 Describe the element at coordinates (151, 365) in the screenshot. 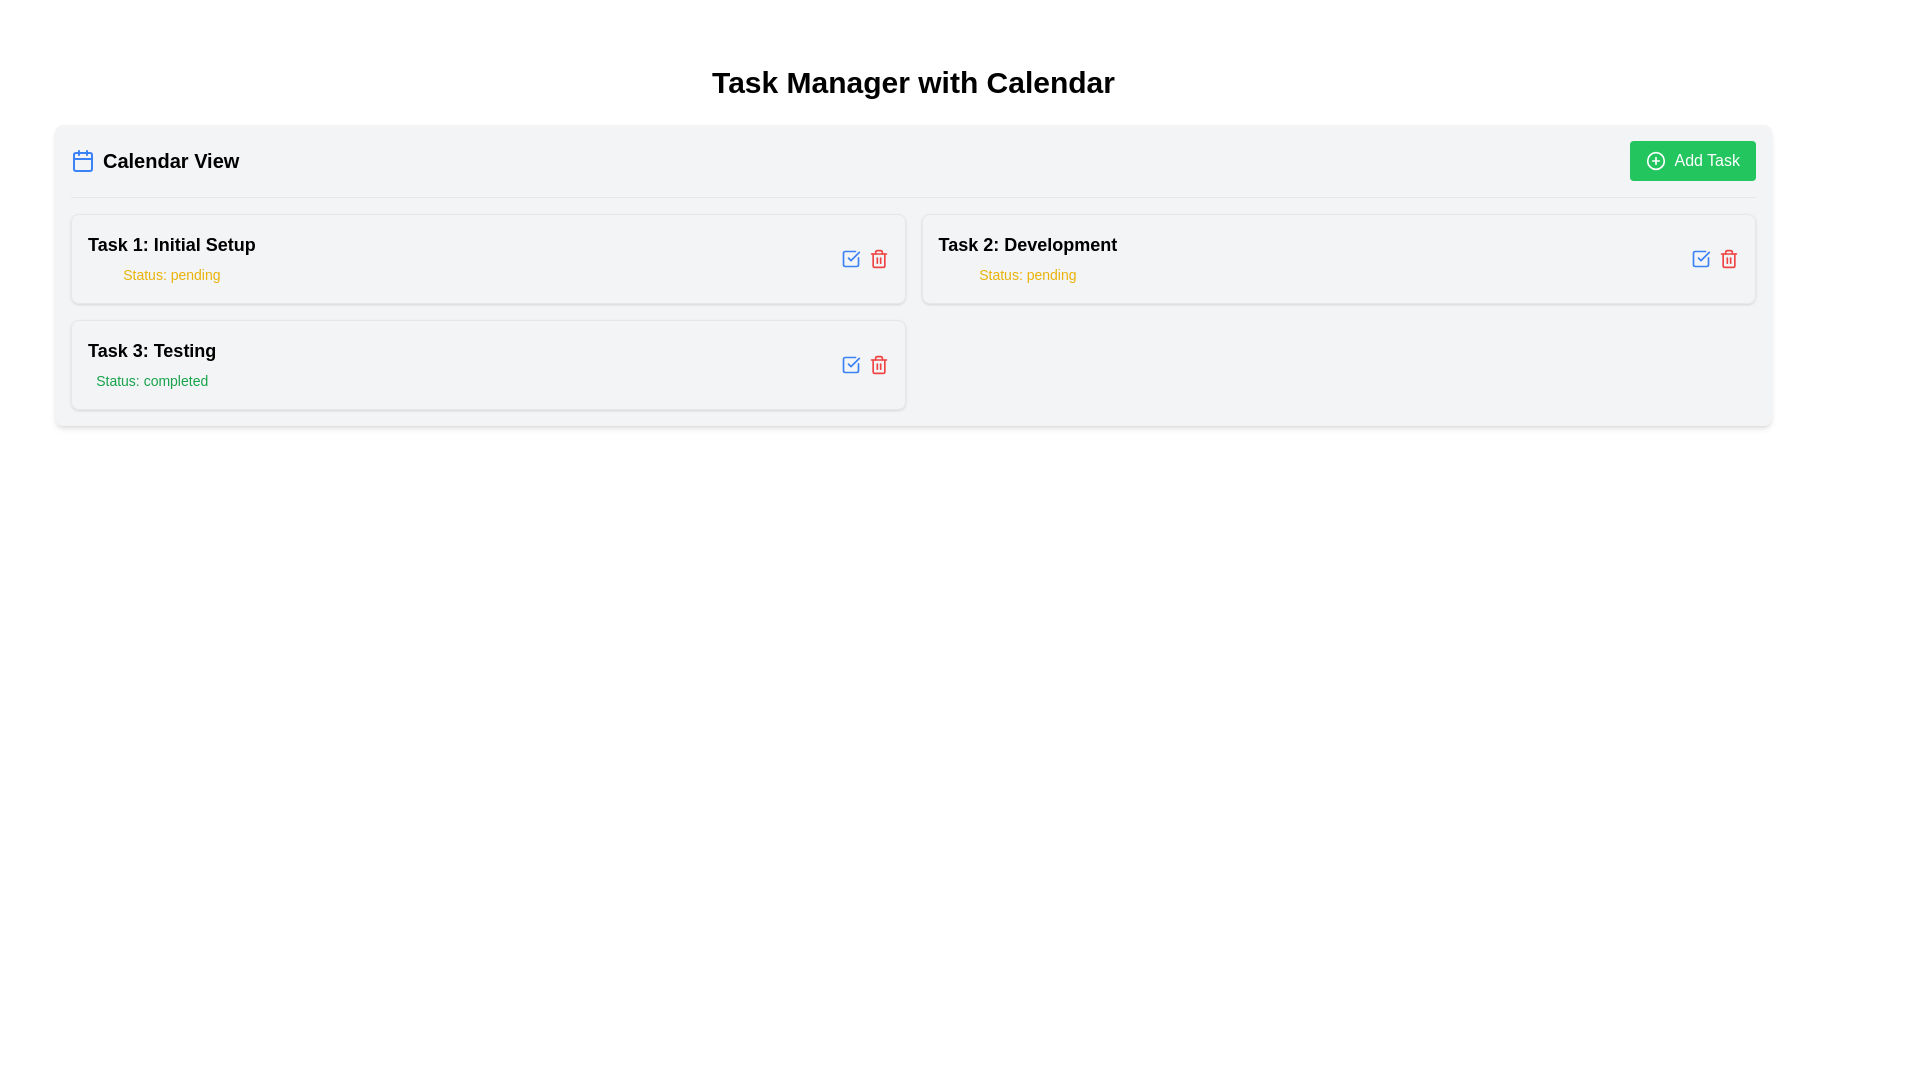

I see `text component displaying 'Task 3: Testing' and 'Status: completed' located in the left column of the second row under the 'Task 1: Initial Setup' card` at that location.